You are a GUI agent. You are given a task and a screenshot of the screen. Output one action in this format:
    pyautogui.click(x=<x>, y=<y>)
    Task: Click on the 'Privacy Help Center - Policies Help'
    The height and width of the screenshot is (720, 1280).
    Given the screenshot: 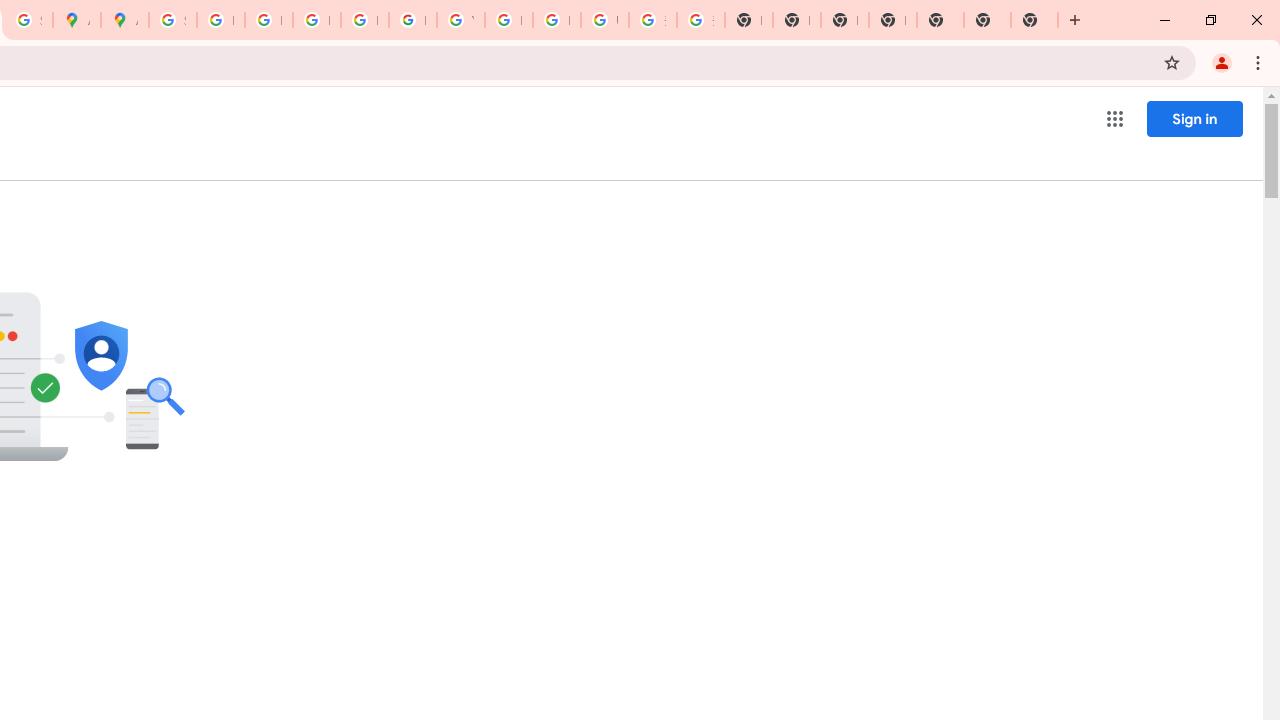 What is the action you would take?
    pyautogui.click(x=267, y=20)
    